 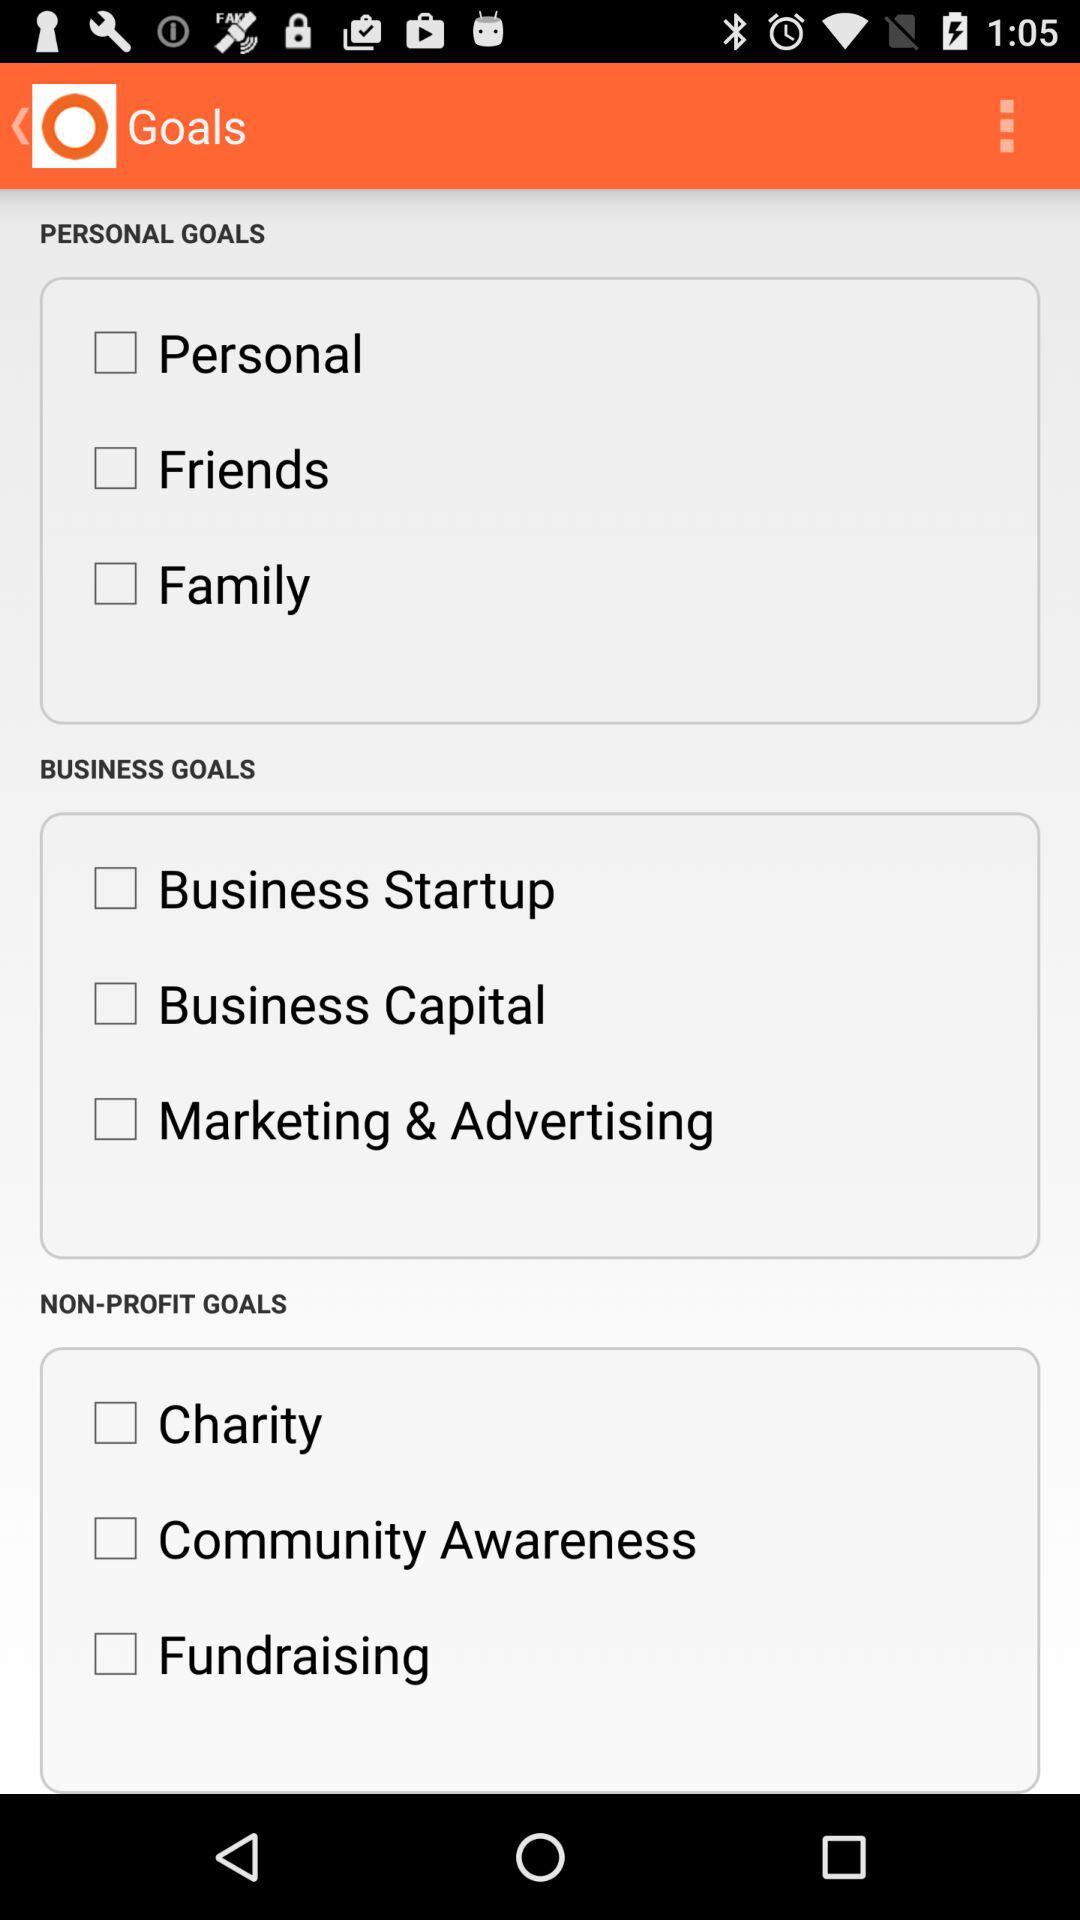 What do you see at coordinates (310, 1003) in the screenshot?
I see `item below business startup icon` at bounding box center [310, 1003].